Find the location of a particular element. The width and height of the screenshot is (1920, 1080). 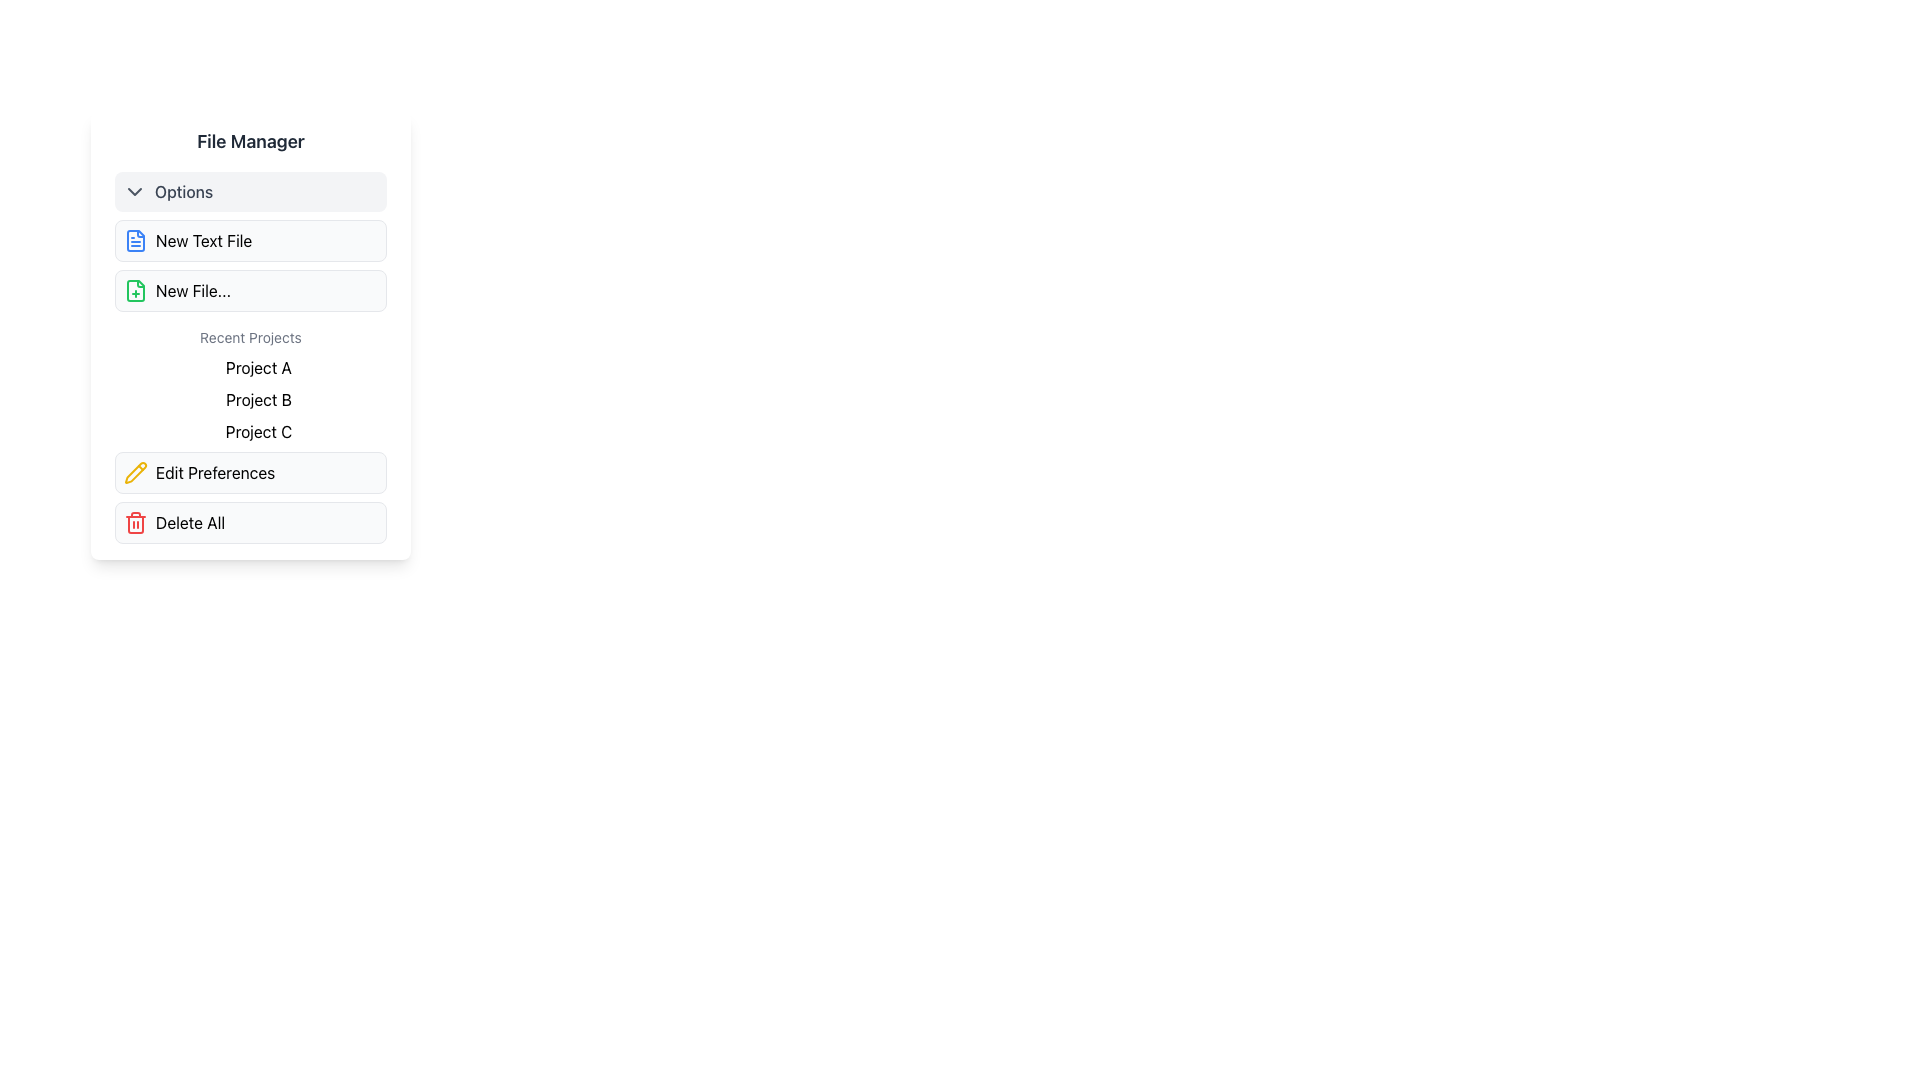

the text label located at the bottom of the 'File Manager' panel, directly below the 'Edit Preferences' option and to the right of the red trash icon is located at coordinates (190, 522).